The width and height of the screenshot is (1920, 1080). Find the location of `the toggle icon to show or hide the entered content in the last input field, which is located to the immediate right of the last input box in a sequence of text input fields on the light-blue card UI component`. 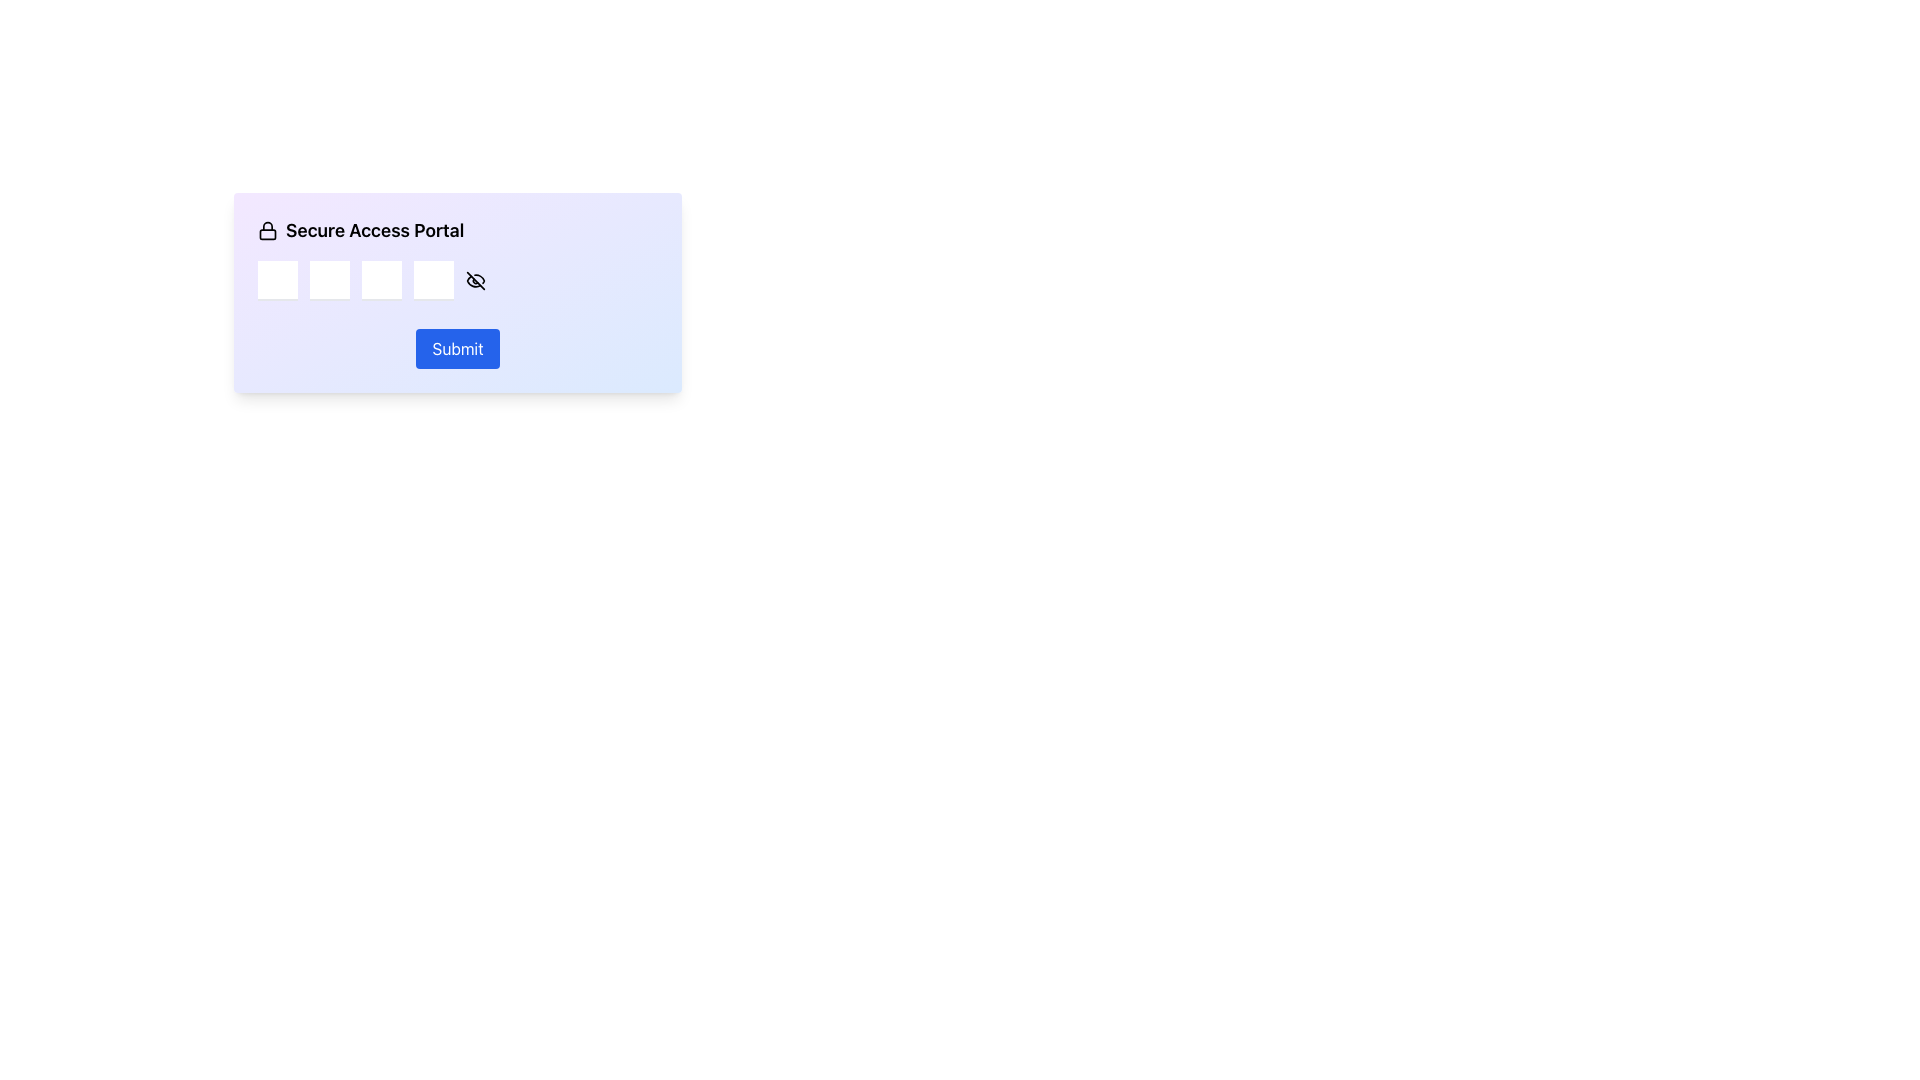

the toggle icon to show or hide the entered content in the last input field, which is located to the immediate right of the last input box in a sequence of text input fields on the light-blue card UI component is located at coordinates (474, 281).